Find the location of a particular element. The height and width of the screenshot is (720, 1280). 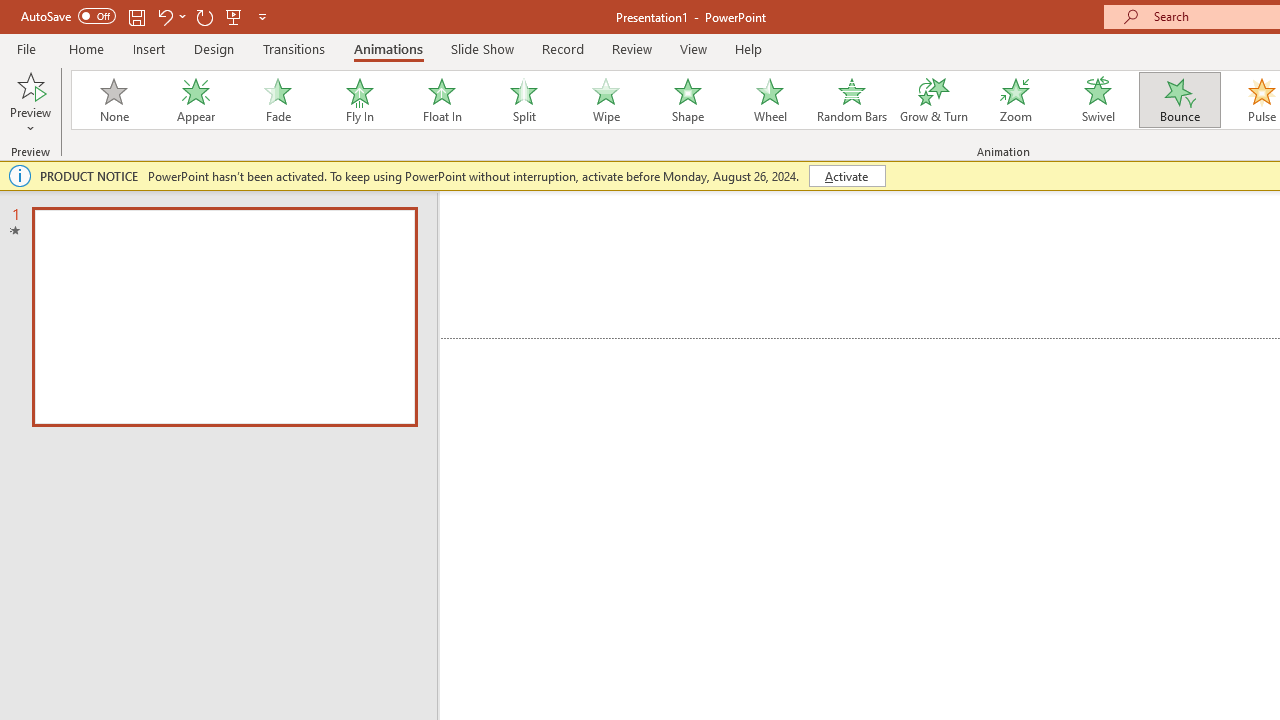

'System' is located at coordinates (10, 11).